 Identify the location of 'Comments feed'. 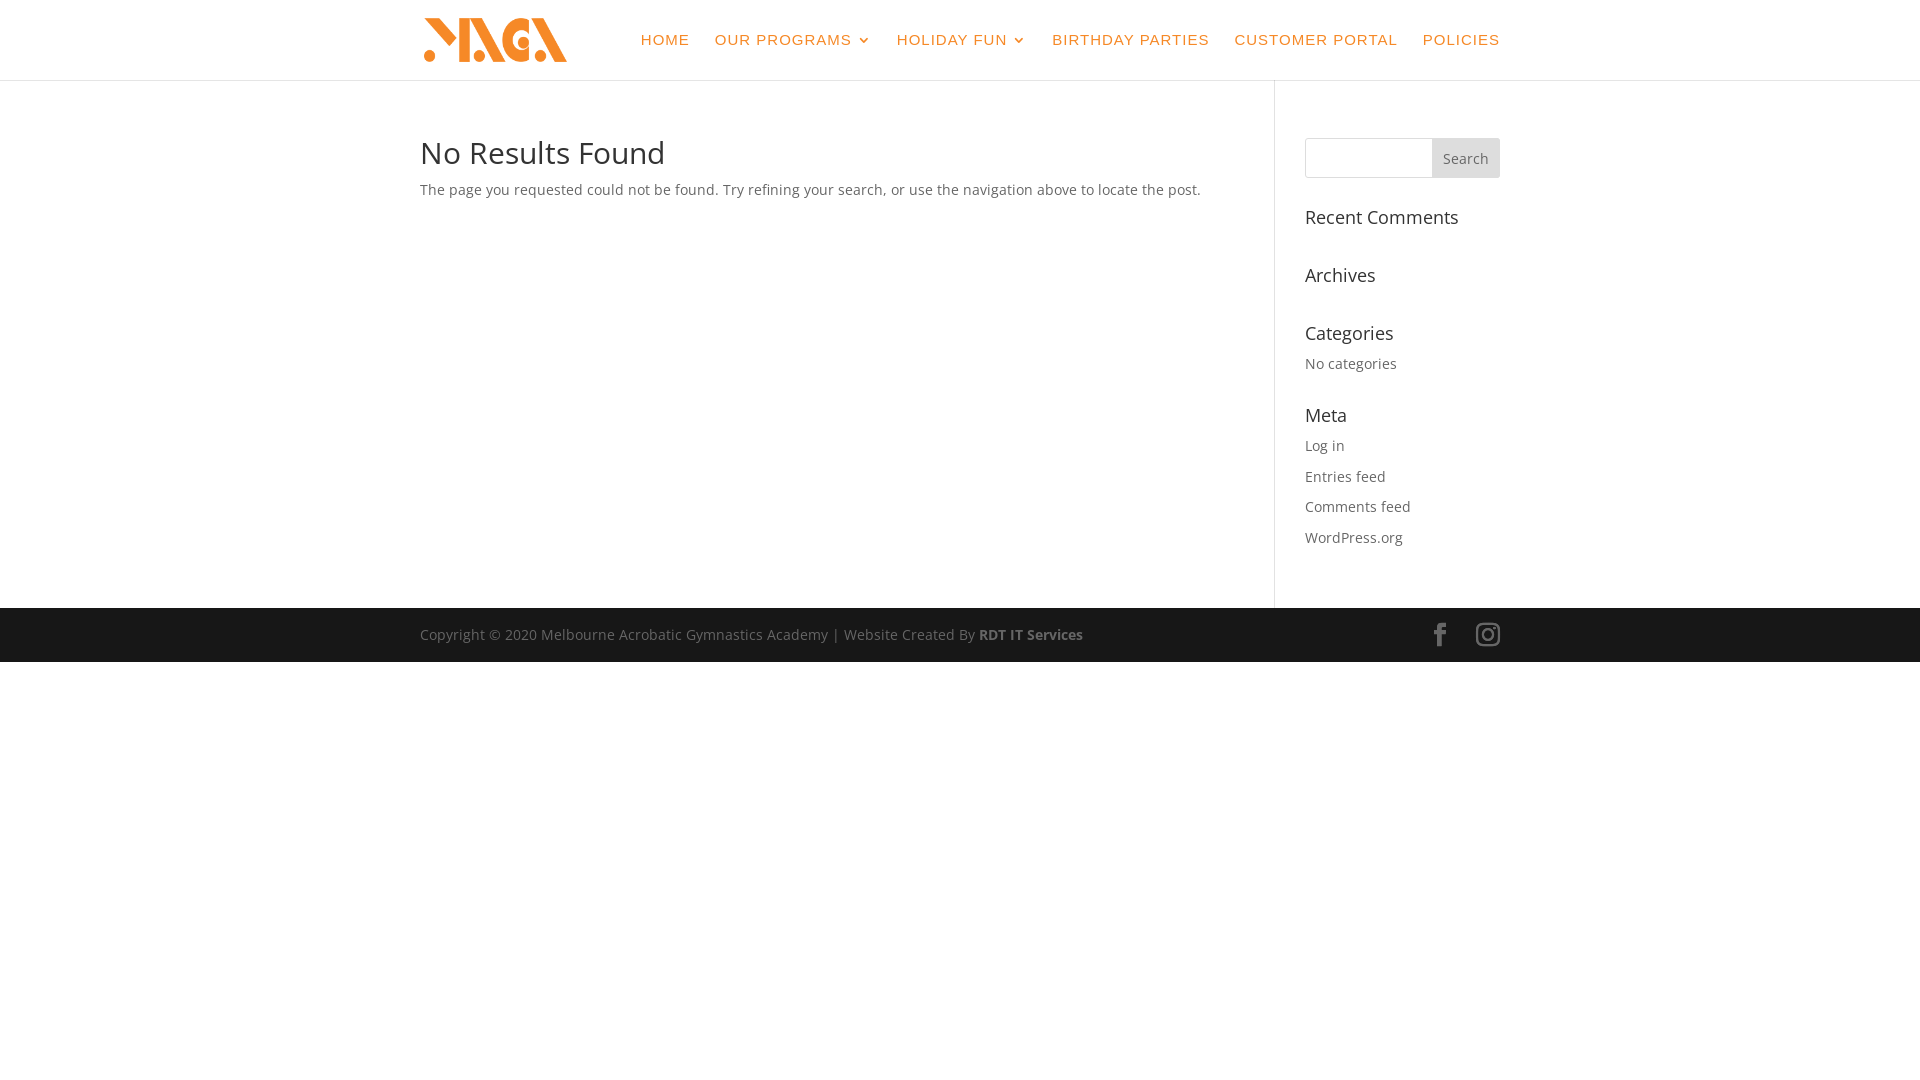
(1305, 505).